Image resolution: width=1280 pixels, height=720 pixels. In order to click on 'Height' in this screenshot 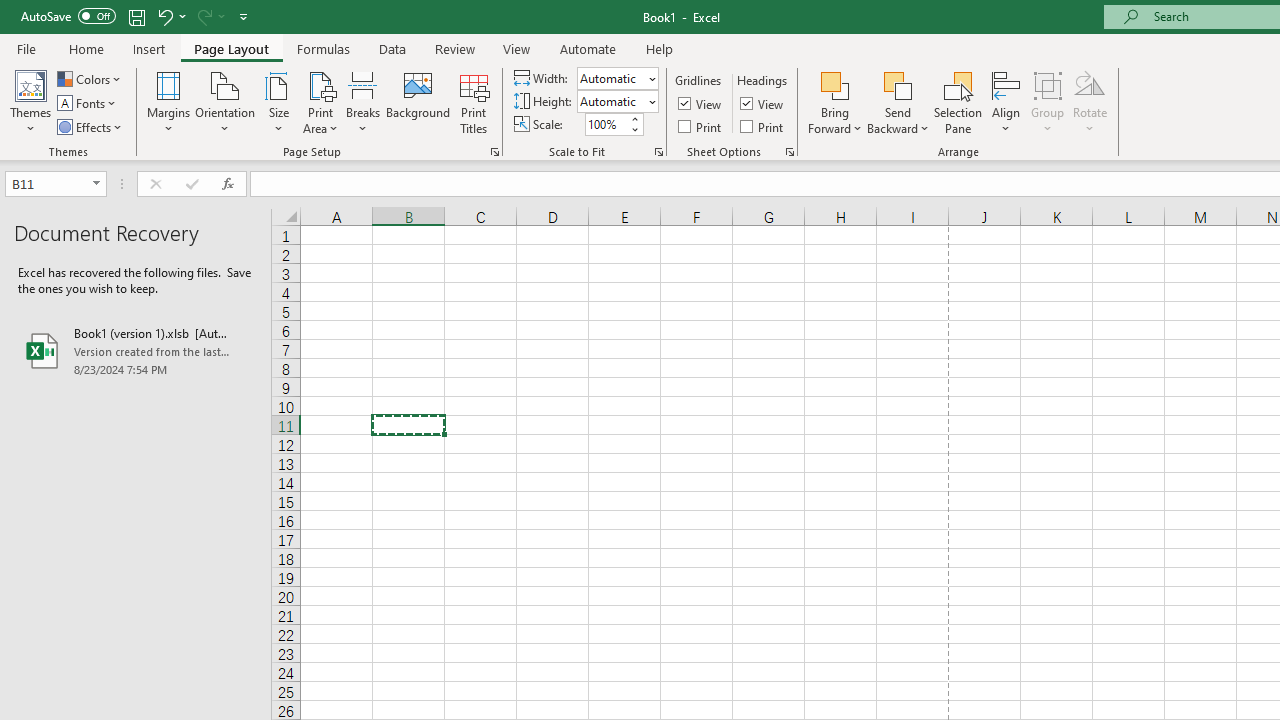, I will do `click(610, 101)`.